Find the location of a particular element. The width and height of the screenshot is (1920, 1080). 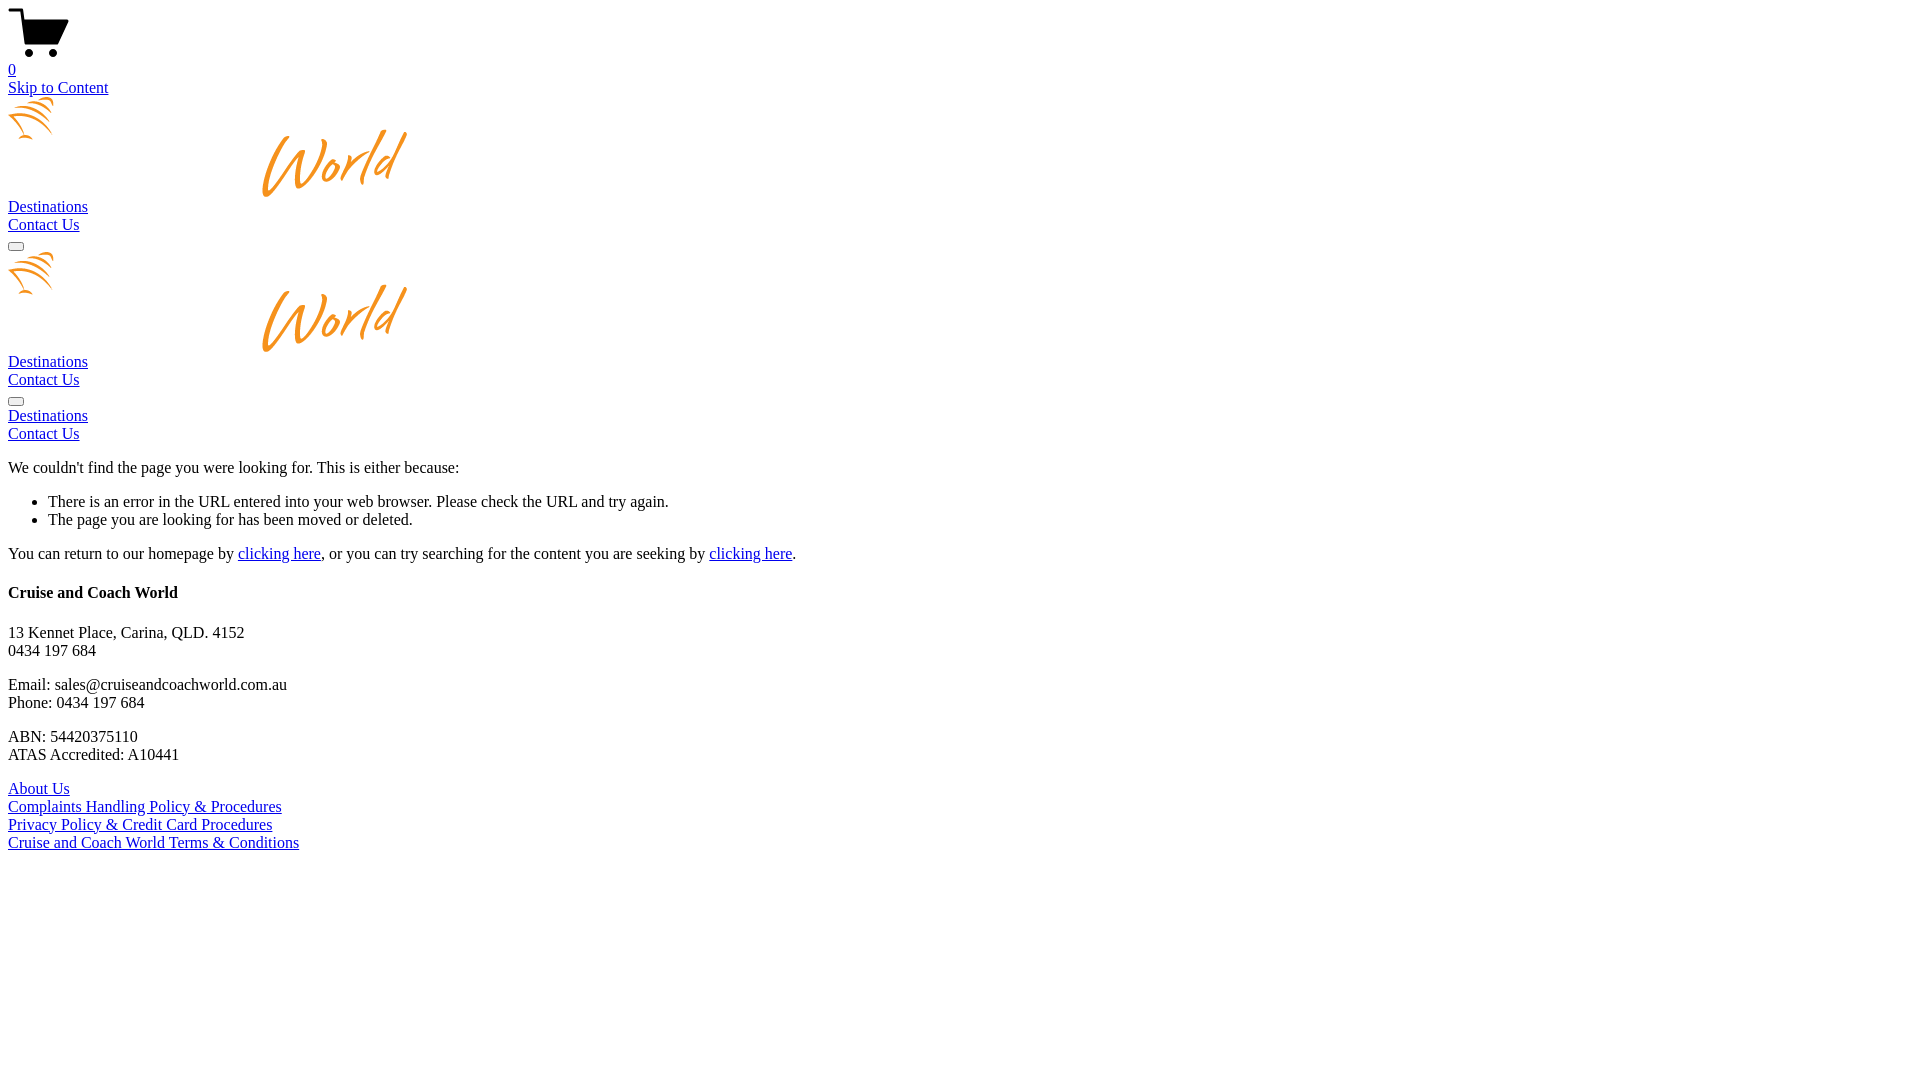

'Privacy Policy & Credit Card Procedures' is located at coordinates (8, 824).